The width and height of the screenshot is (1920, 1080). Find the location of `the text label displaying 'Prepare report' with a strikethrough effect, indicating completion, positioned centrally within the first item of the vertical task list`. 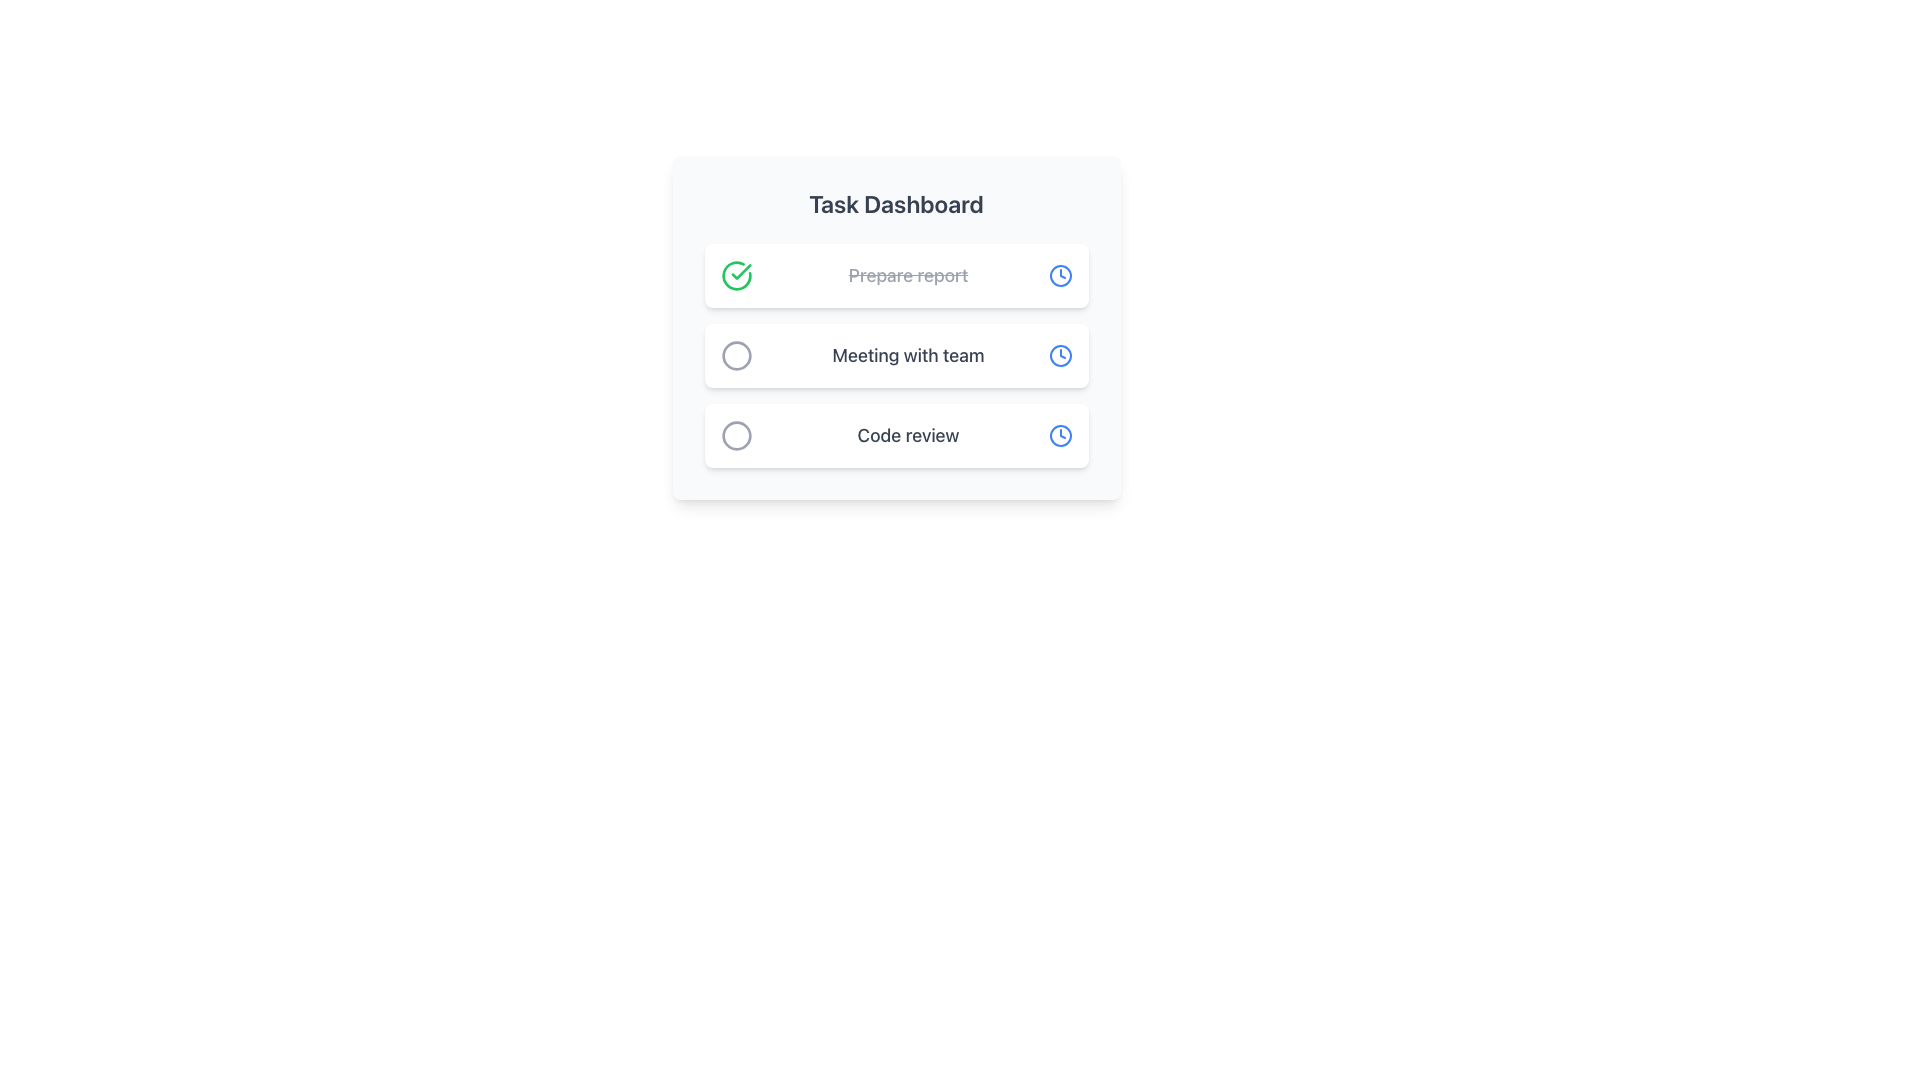

the text label displaying 'Prepare report' with a strikethrough effect, indicating completion, positioned centrally within the first item of the vertical task list is located at coordinates (907, 276).